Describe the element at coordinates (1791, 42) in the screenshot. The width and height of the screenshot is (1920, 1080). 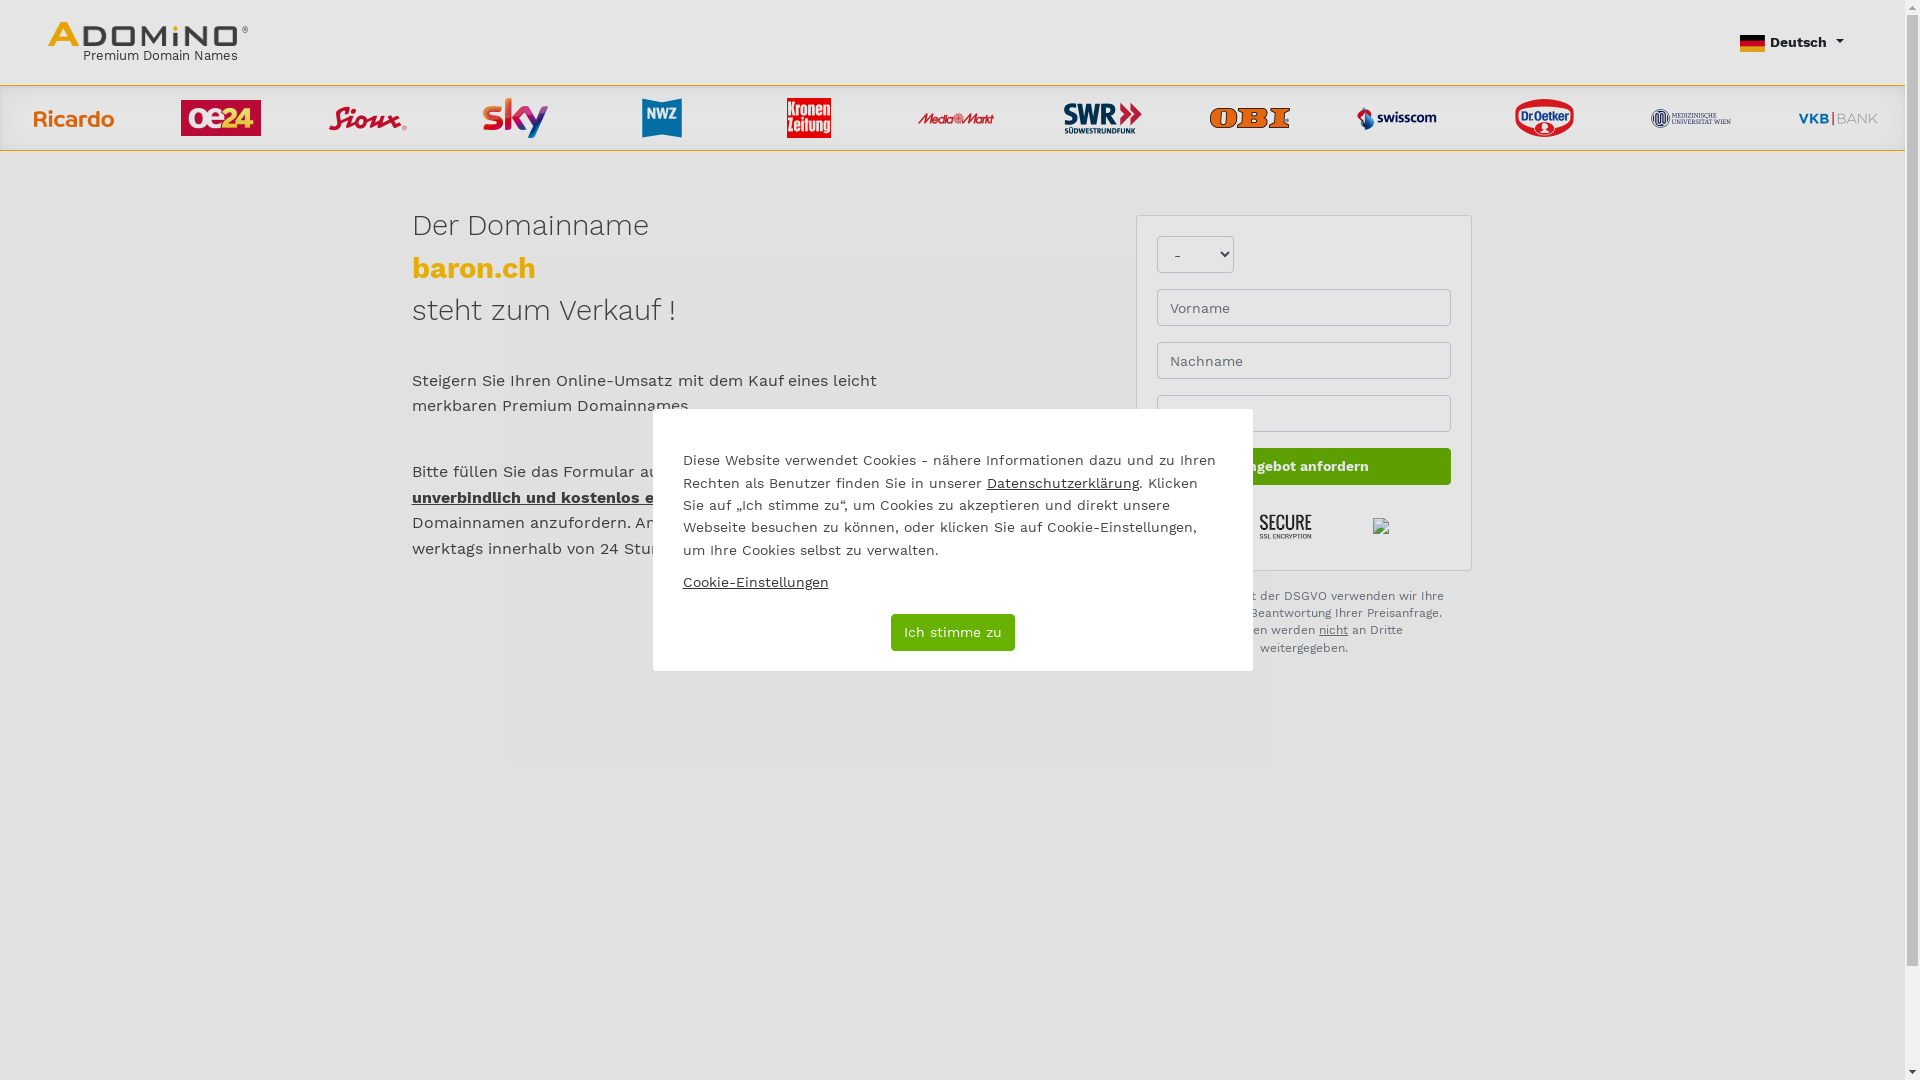
I see `'Deutsch'` at that location.